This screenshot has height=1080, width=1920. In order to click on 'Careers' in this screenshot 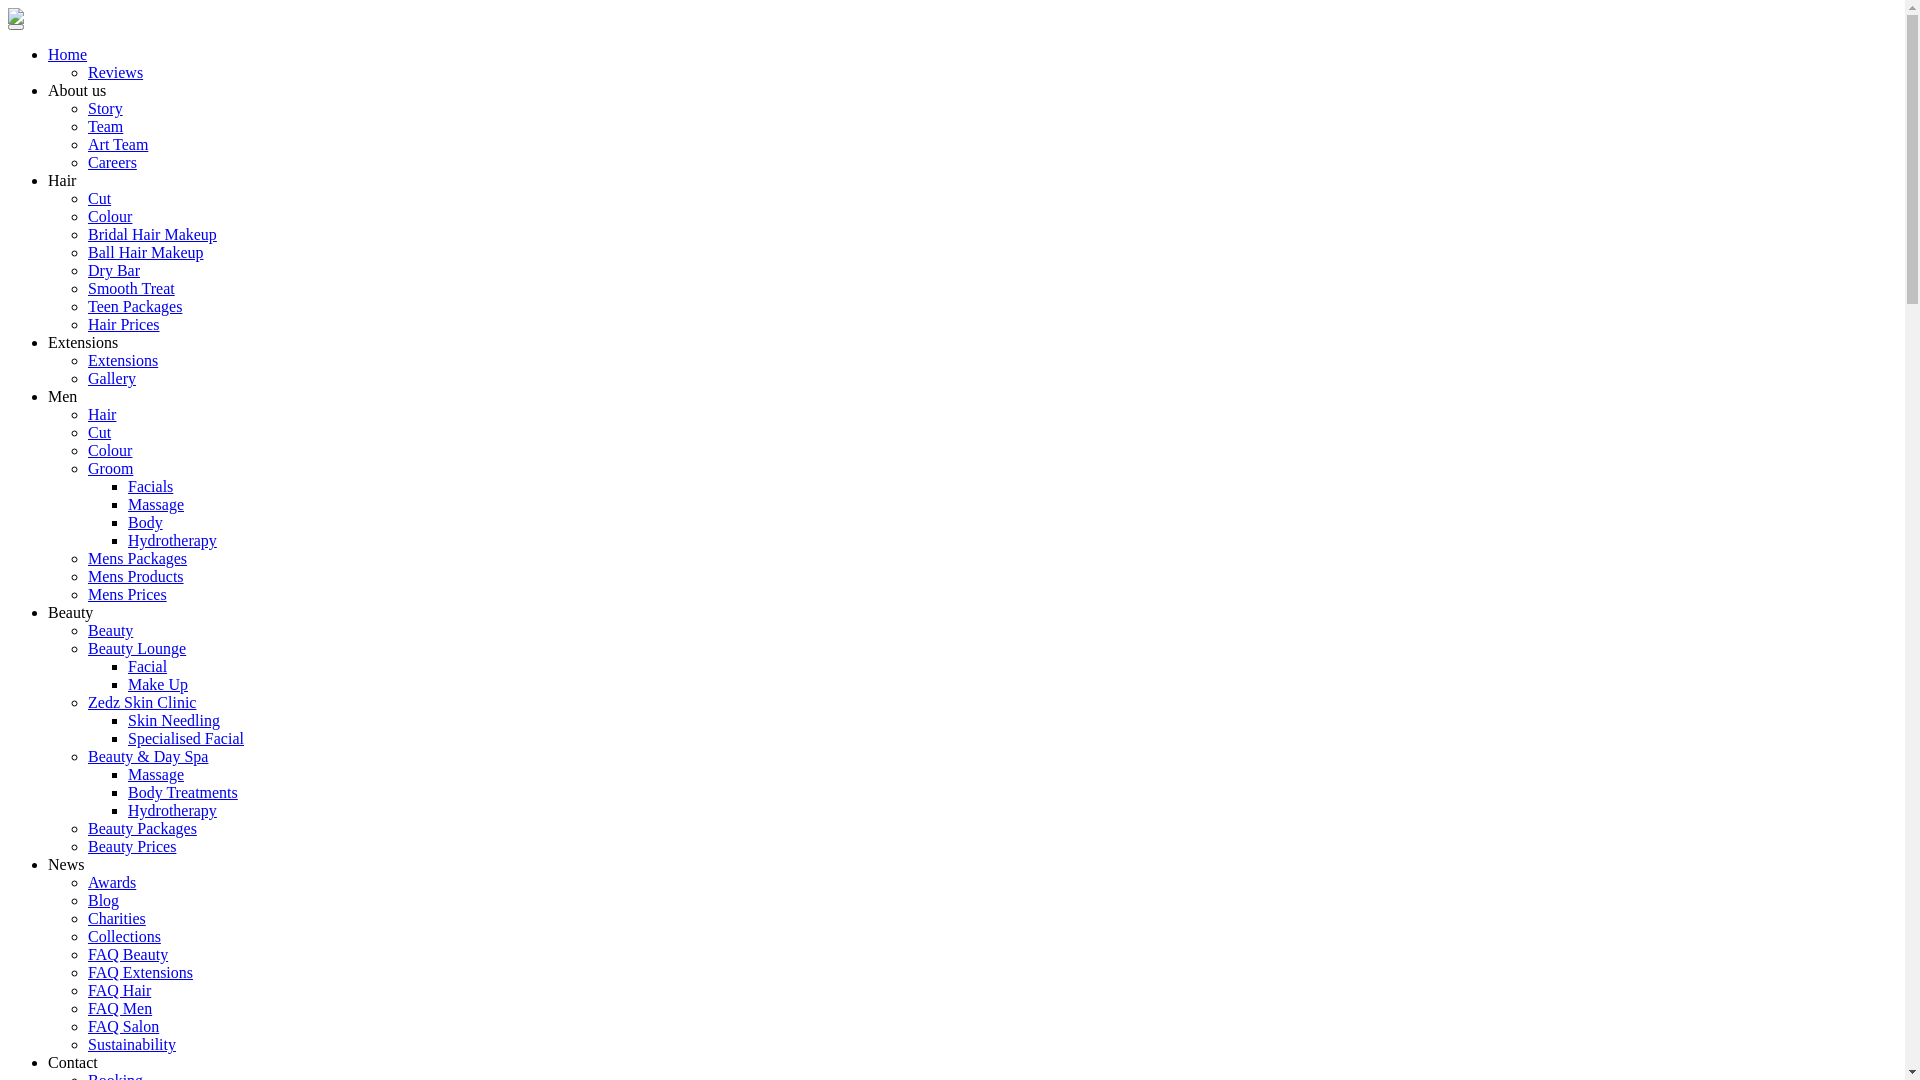, I will do `click(111, 161)`.